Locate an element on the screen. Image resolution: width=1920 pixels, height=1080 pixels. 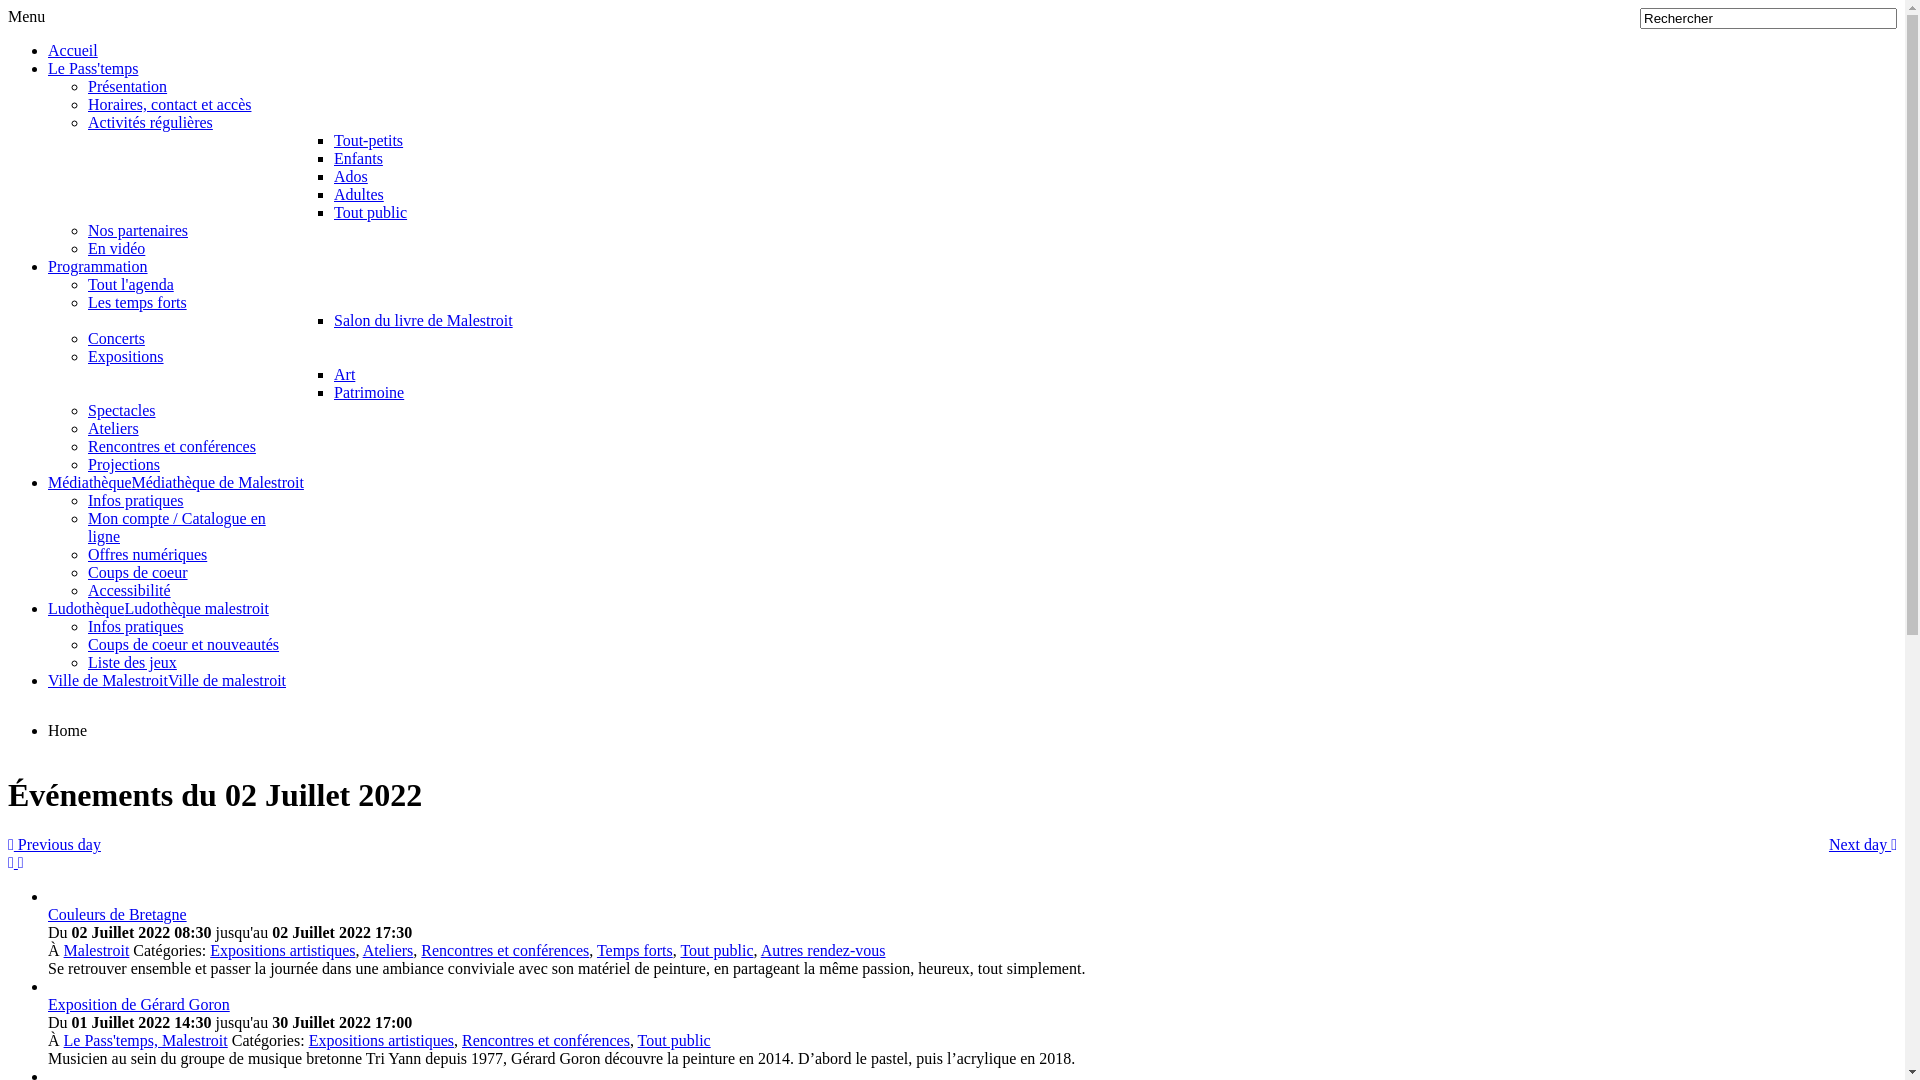
'Couleurs de Bretagne' is located at coordinates (116, 914).